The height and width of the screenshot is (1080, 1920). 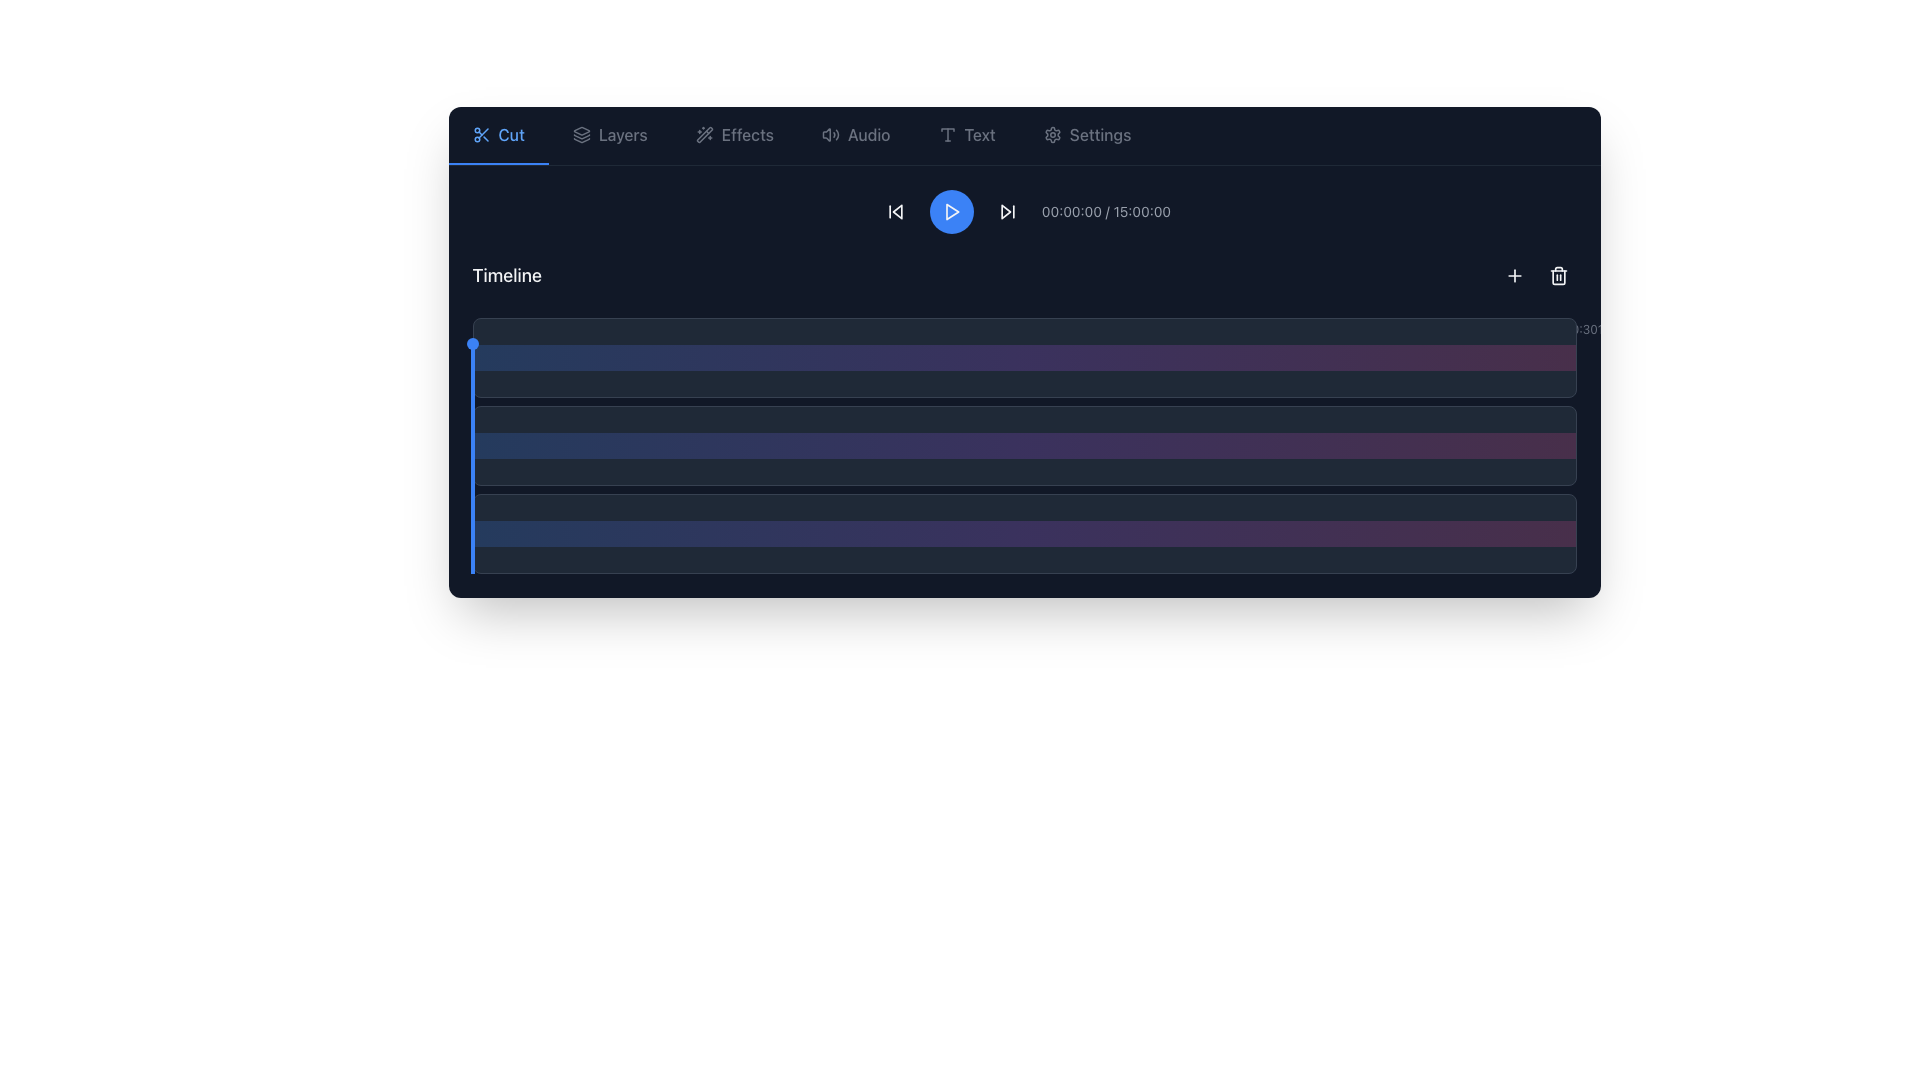 What do you see at coordinates (1024, 329) in the screenshot?
I see `the timeline scale component` at bounding box center [1024, 329].